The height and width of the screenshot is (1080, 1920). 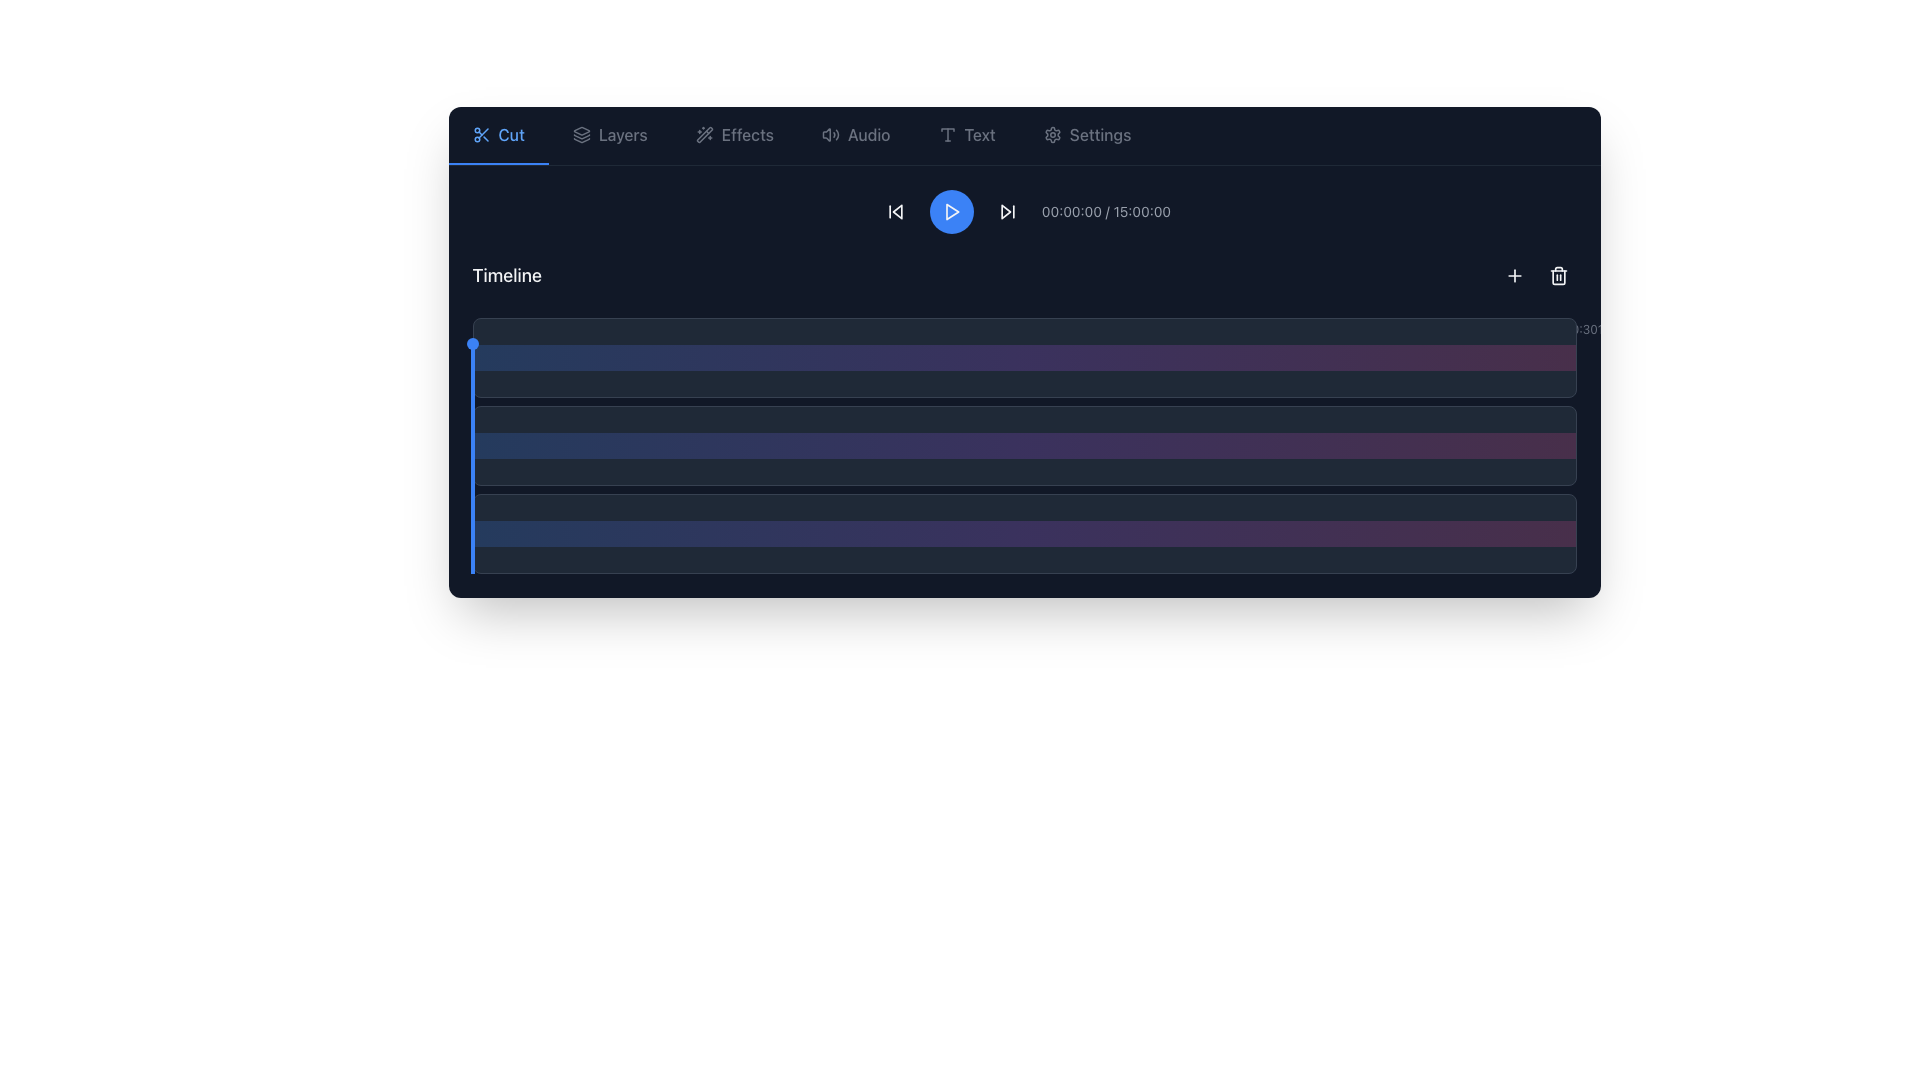 What do you see at coordinates (1024, 329) in the screenshot?
I see `the timeline scale component` at bounding box center [1024, 329].